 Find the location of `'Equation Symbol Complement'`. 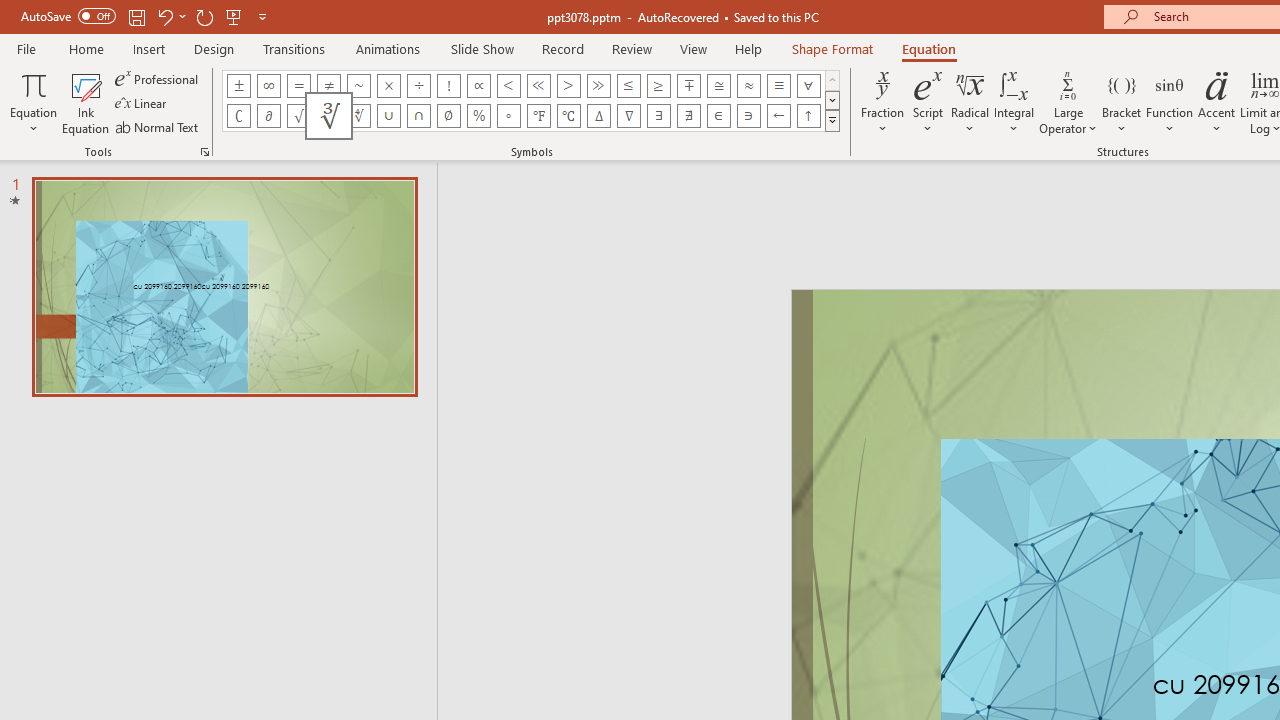

'Equation Symbol Complement' is located at coordinates (238, 115).